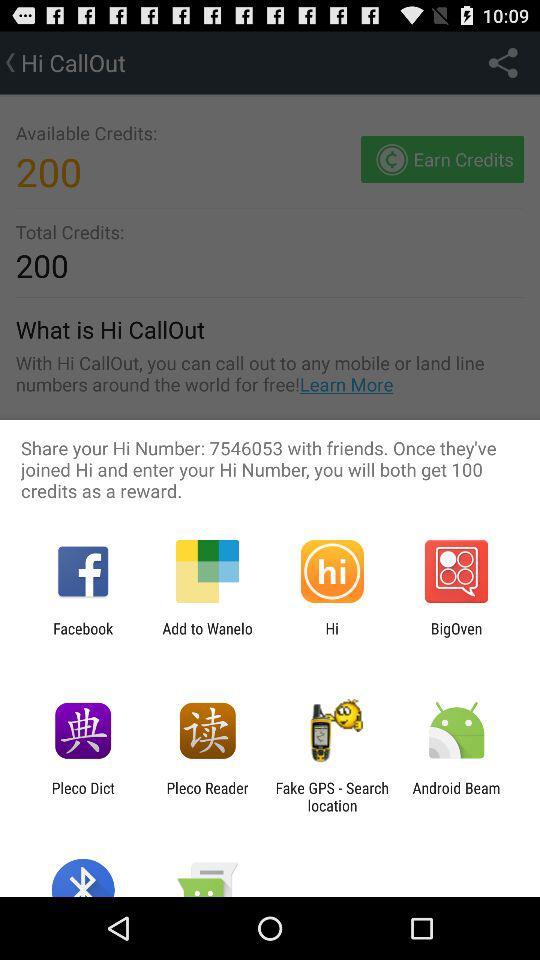  What do you see at coordinates (456, 796) in the screenshot?
I see `android beam icon` at bounding box center [456, 796].